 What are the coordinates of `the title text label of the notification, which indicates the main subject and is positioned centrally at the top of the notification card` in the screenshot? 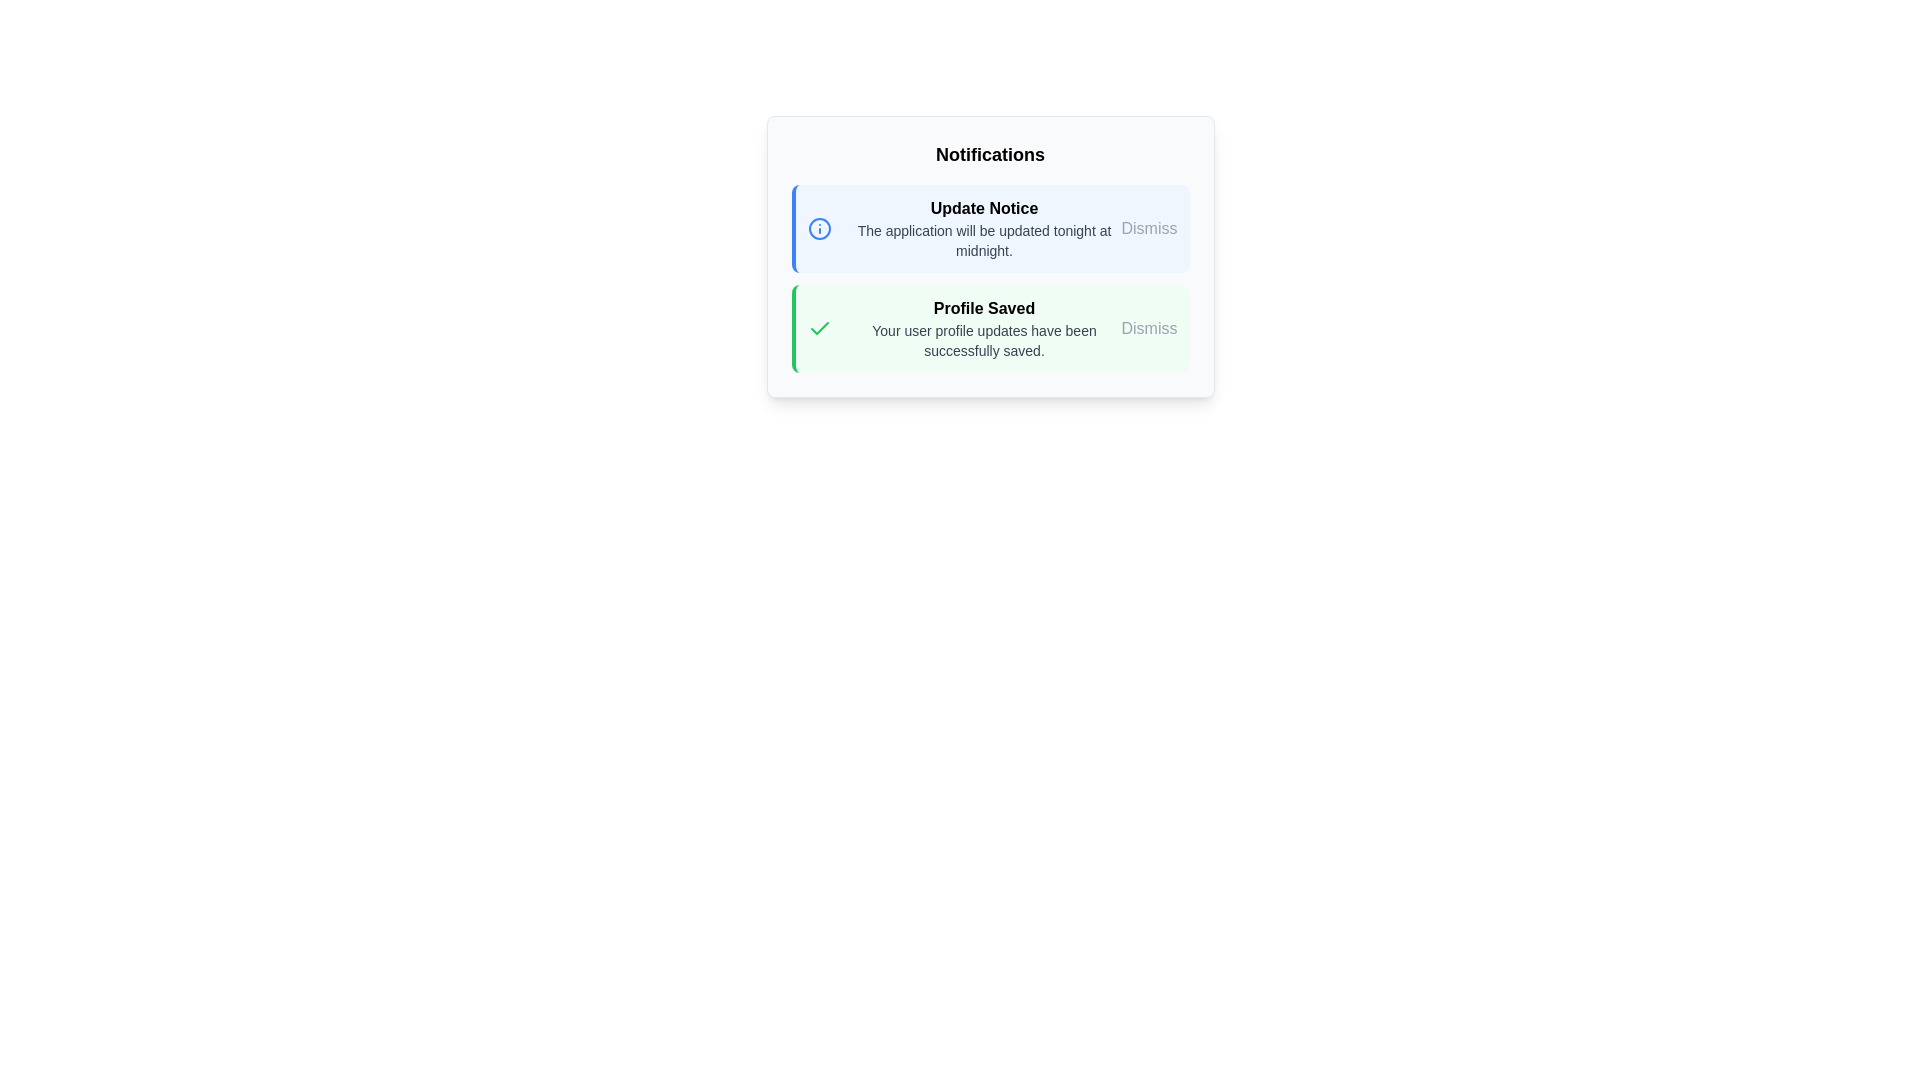 It's located at (984, 208).